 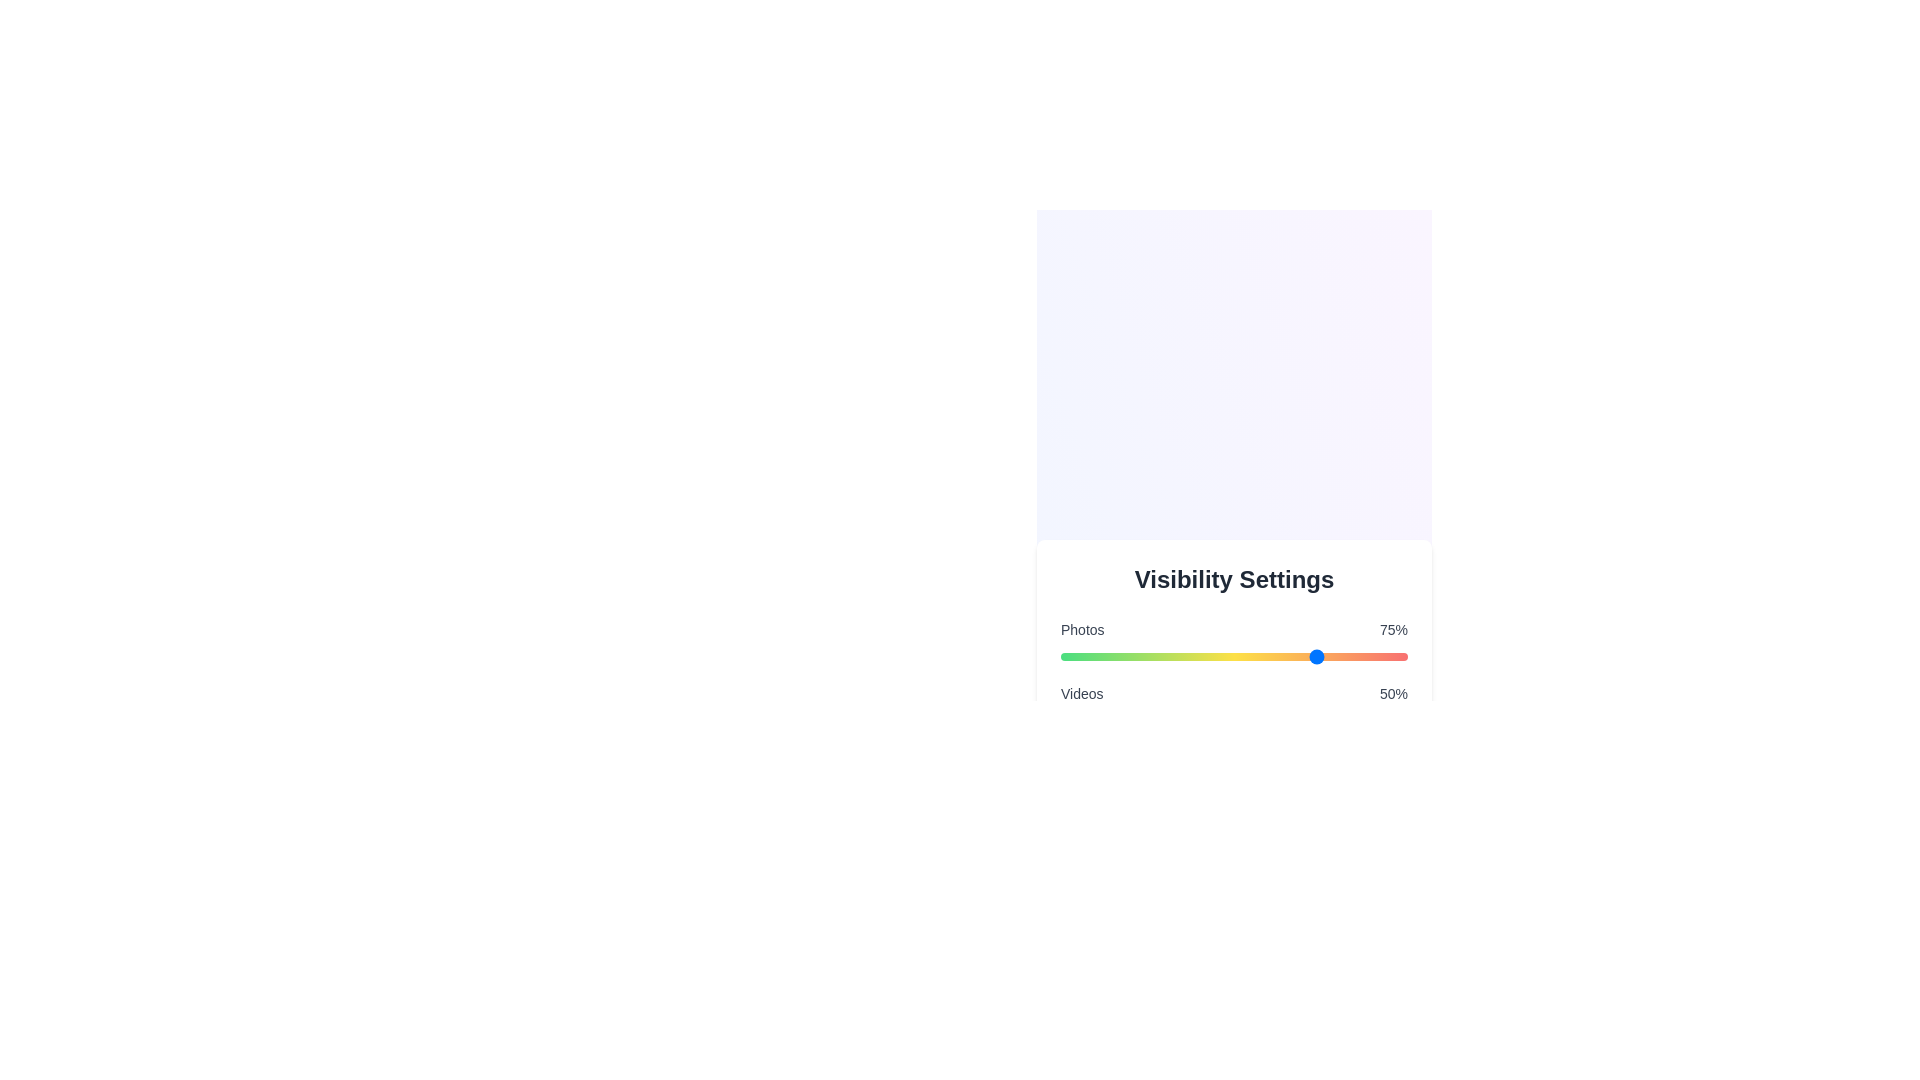 What do you see at coordinates (1271, 656) in the screenshot?
I see `the visibility percentage for a category by setting the slider to 61` at bounding box center [1271, 656].